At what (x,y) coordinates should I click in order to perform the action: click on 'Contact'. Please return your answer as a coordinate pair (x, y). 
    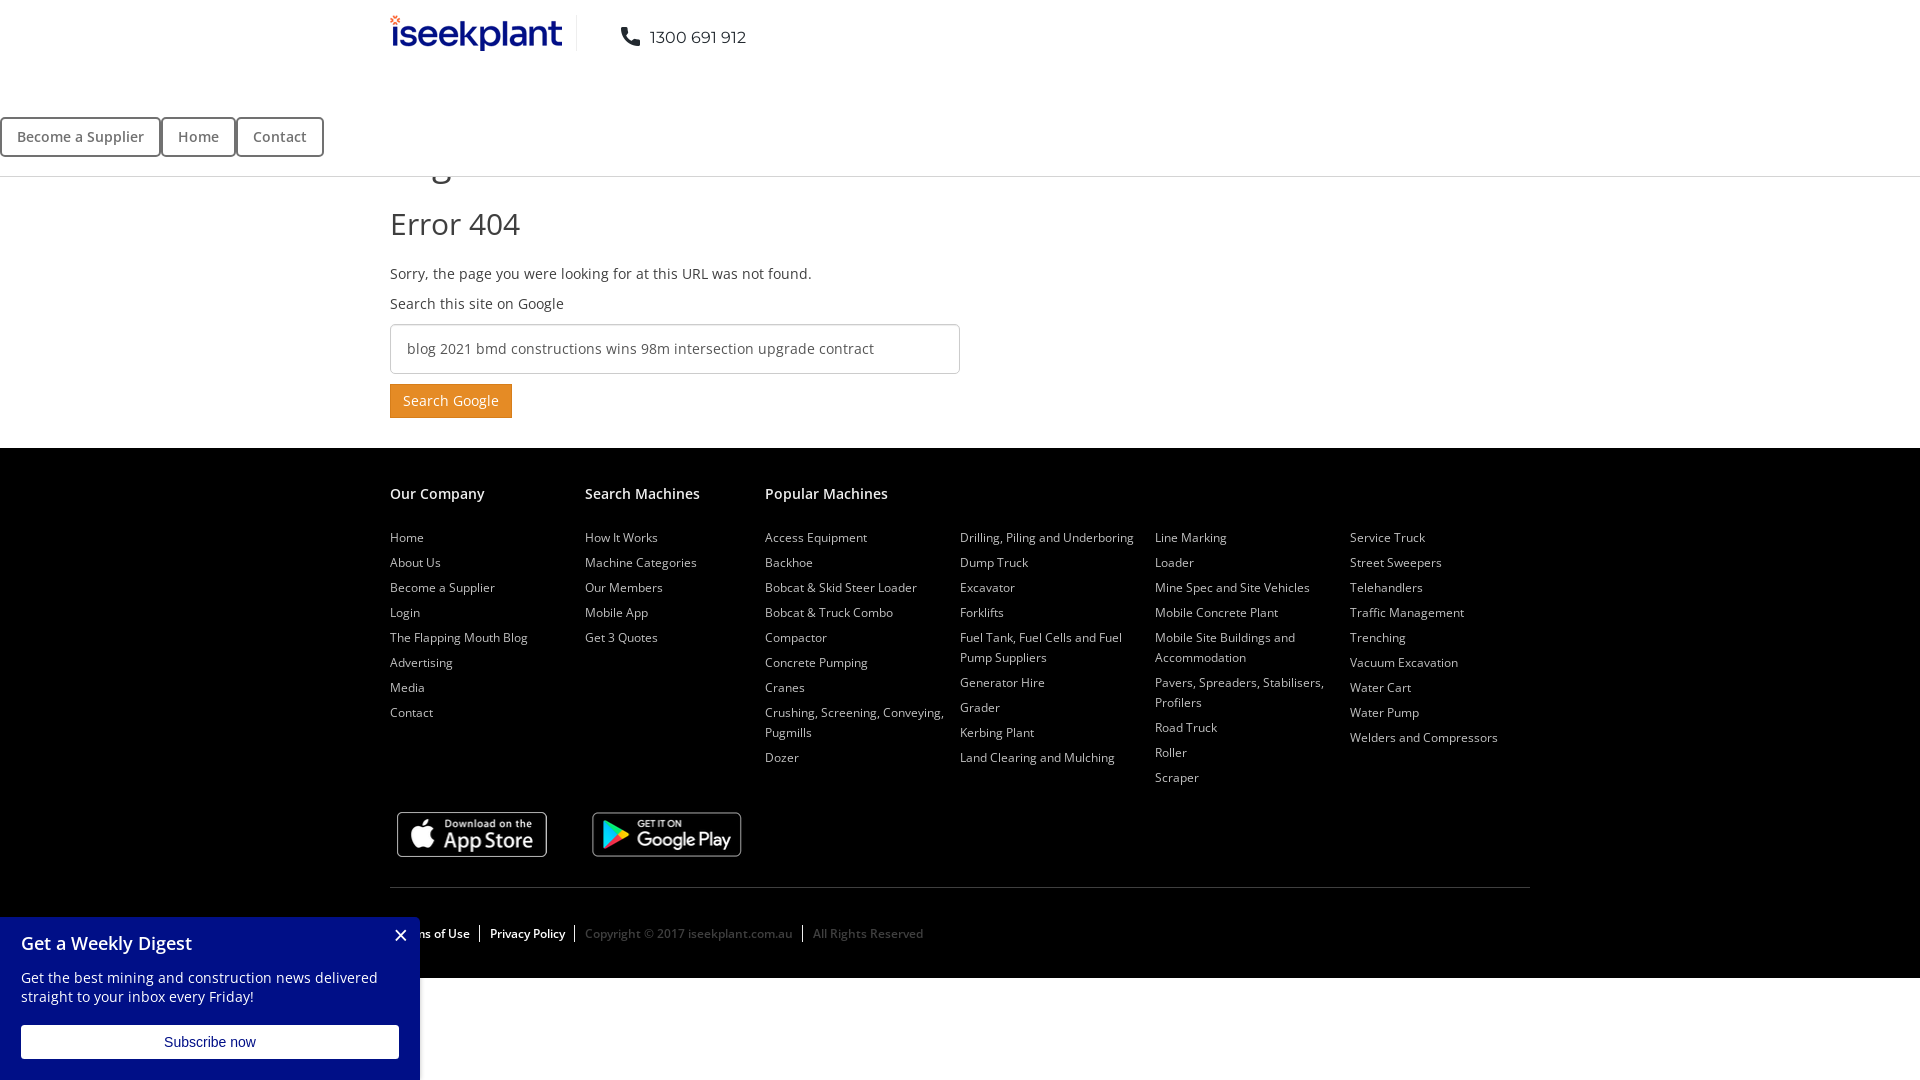
    Looking at the image, I should click on (410, 711).